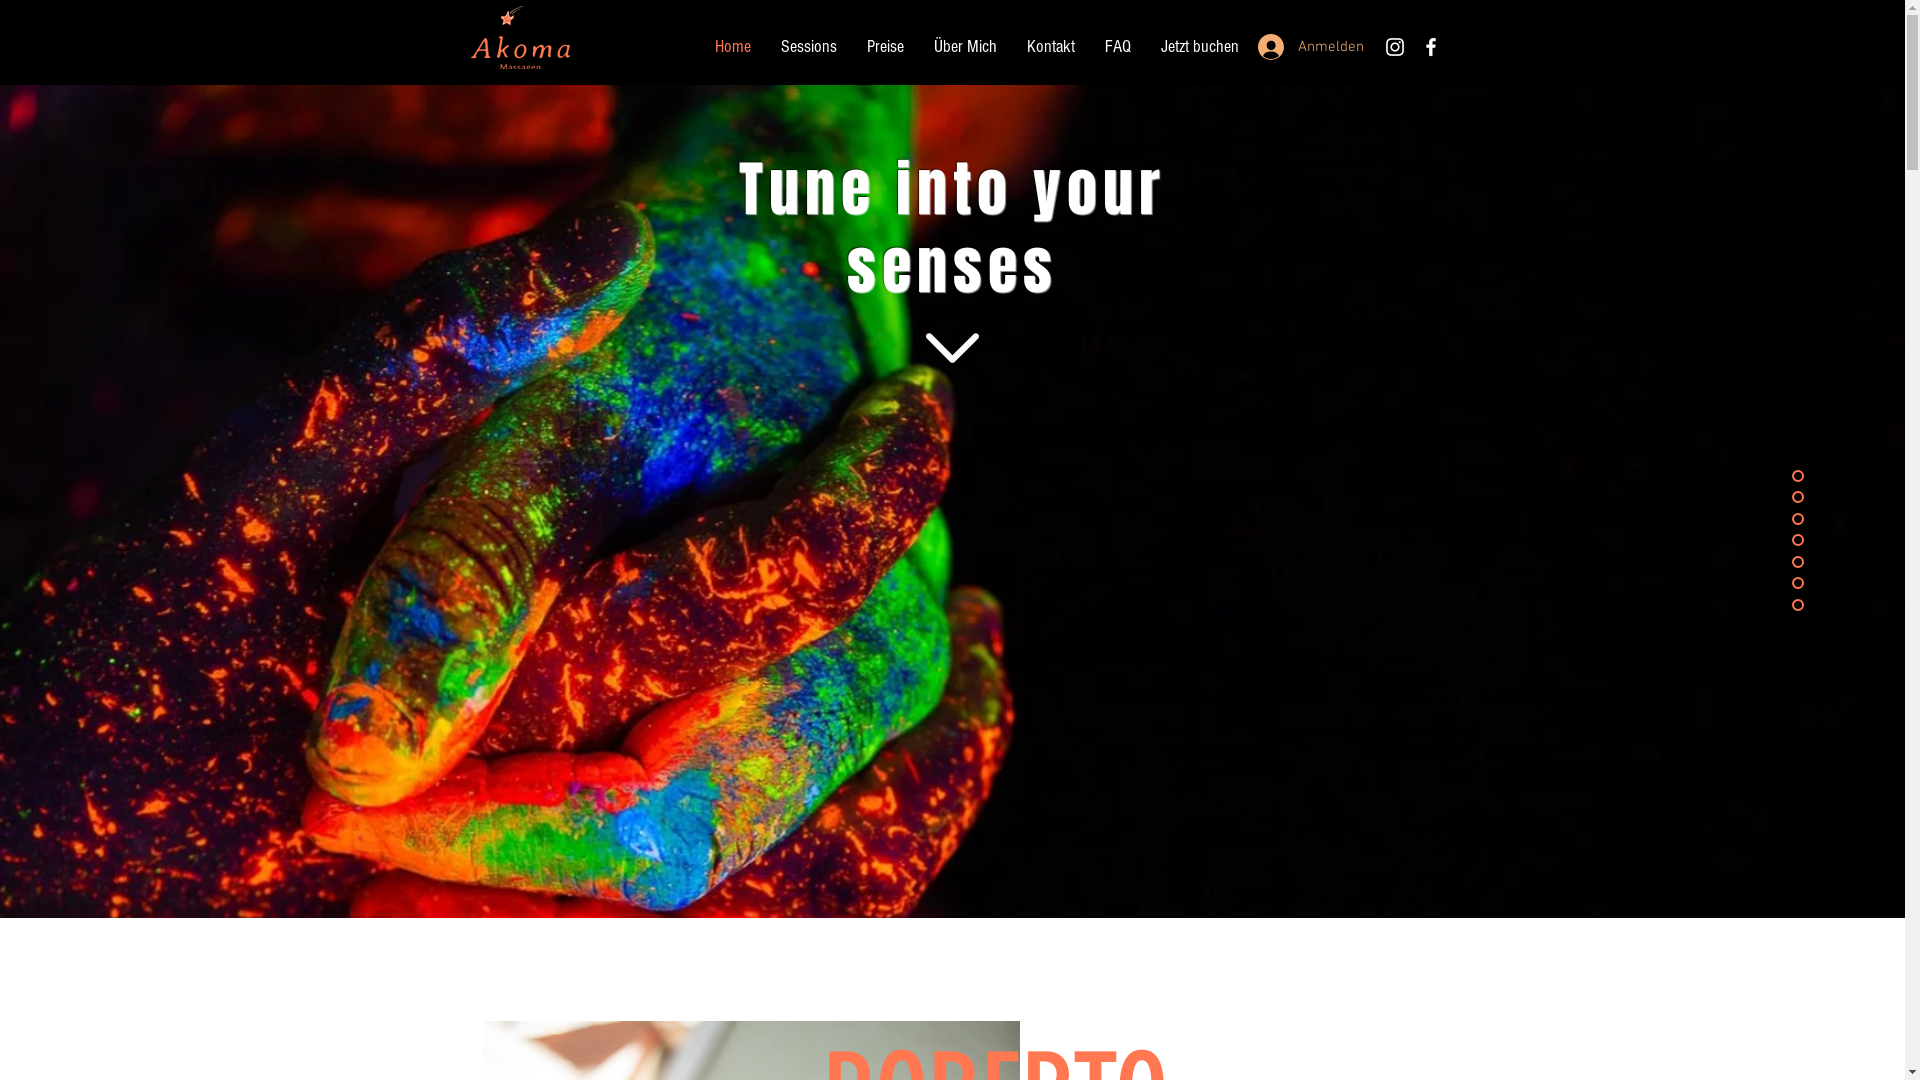 Image resolution: width=1920 pixels, height=1080 pixels. What do you see at coordinates (1200, 45) in the screenshot?
I see `'Jetzt buchen'` at bounding box center [1200, 45].